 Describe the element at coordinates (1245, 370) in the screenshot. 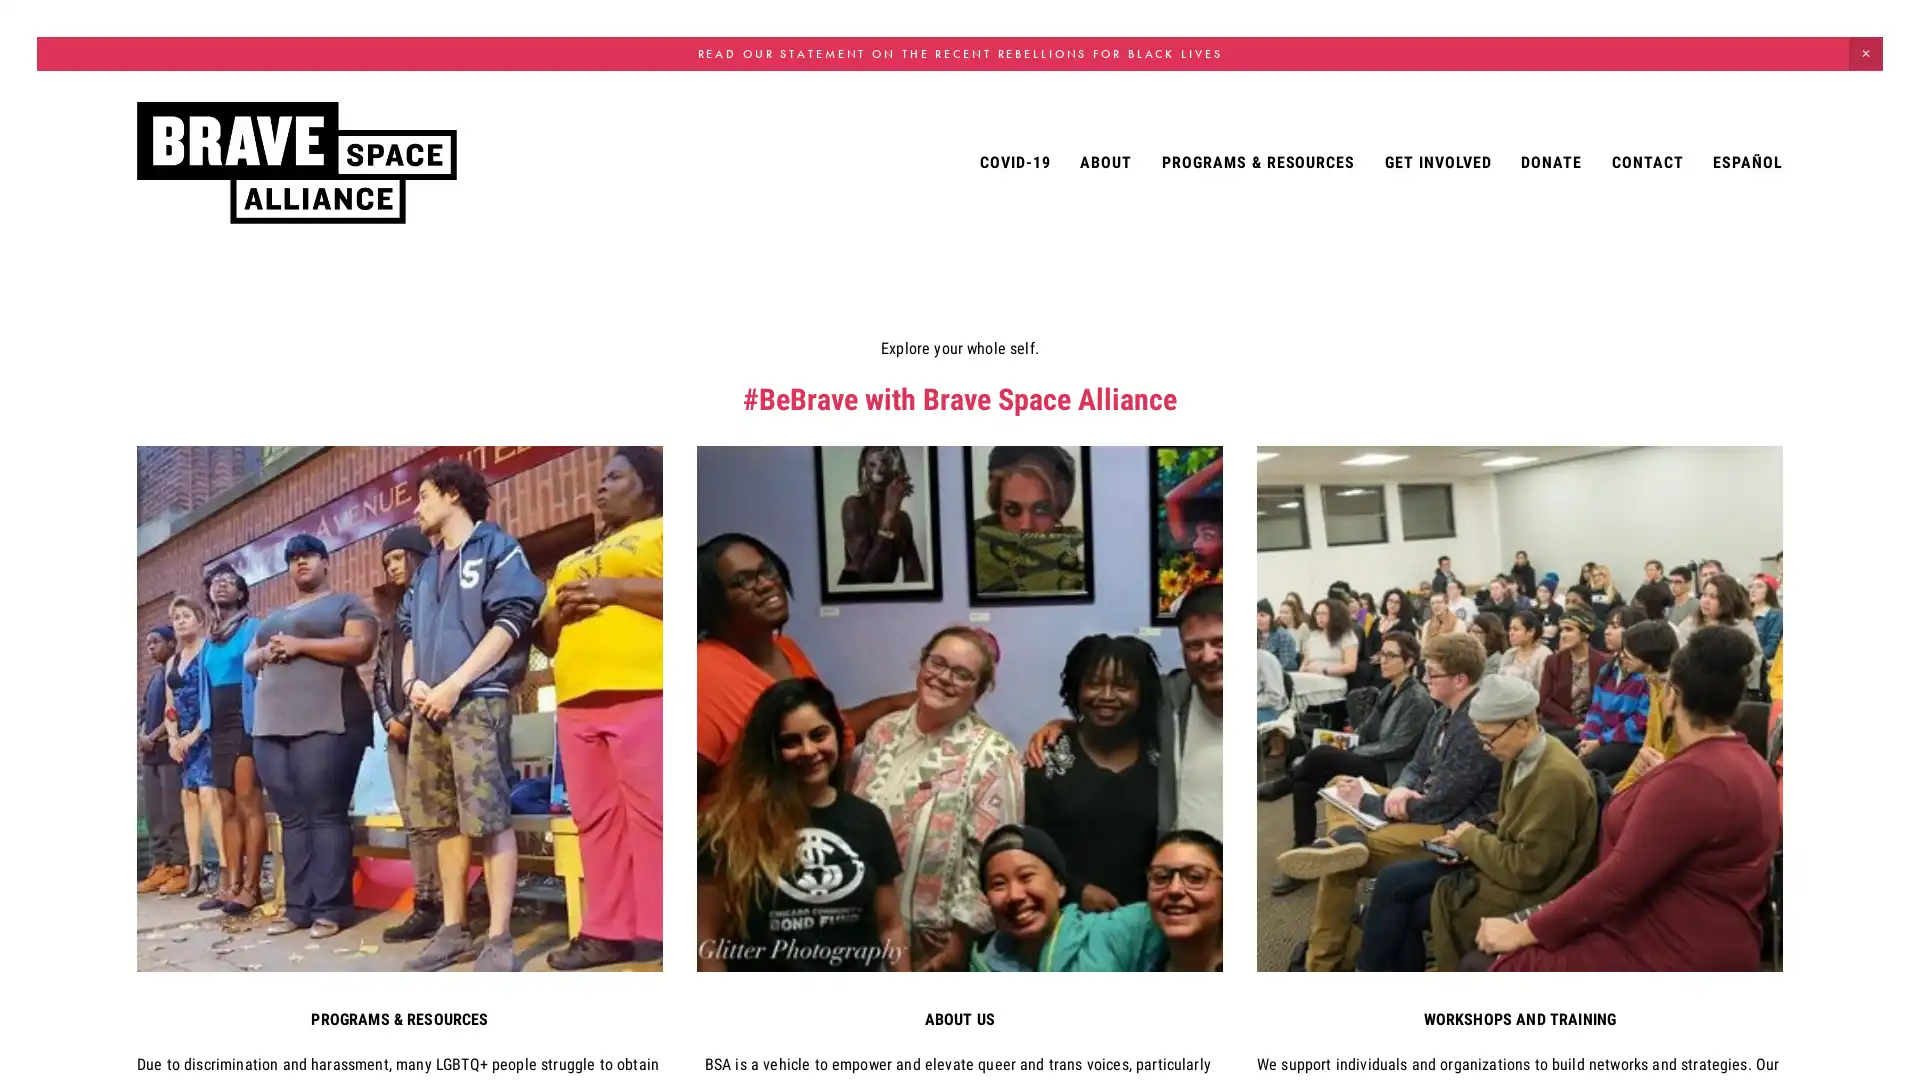

I see `Close` at that location.